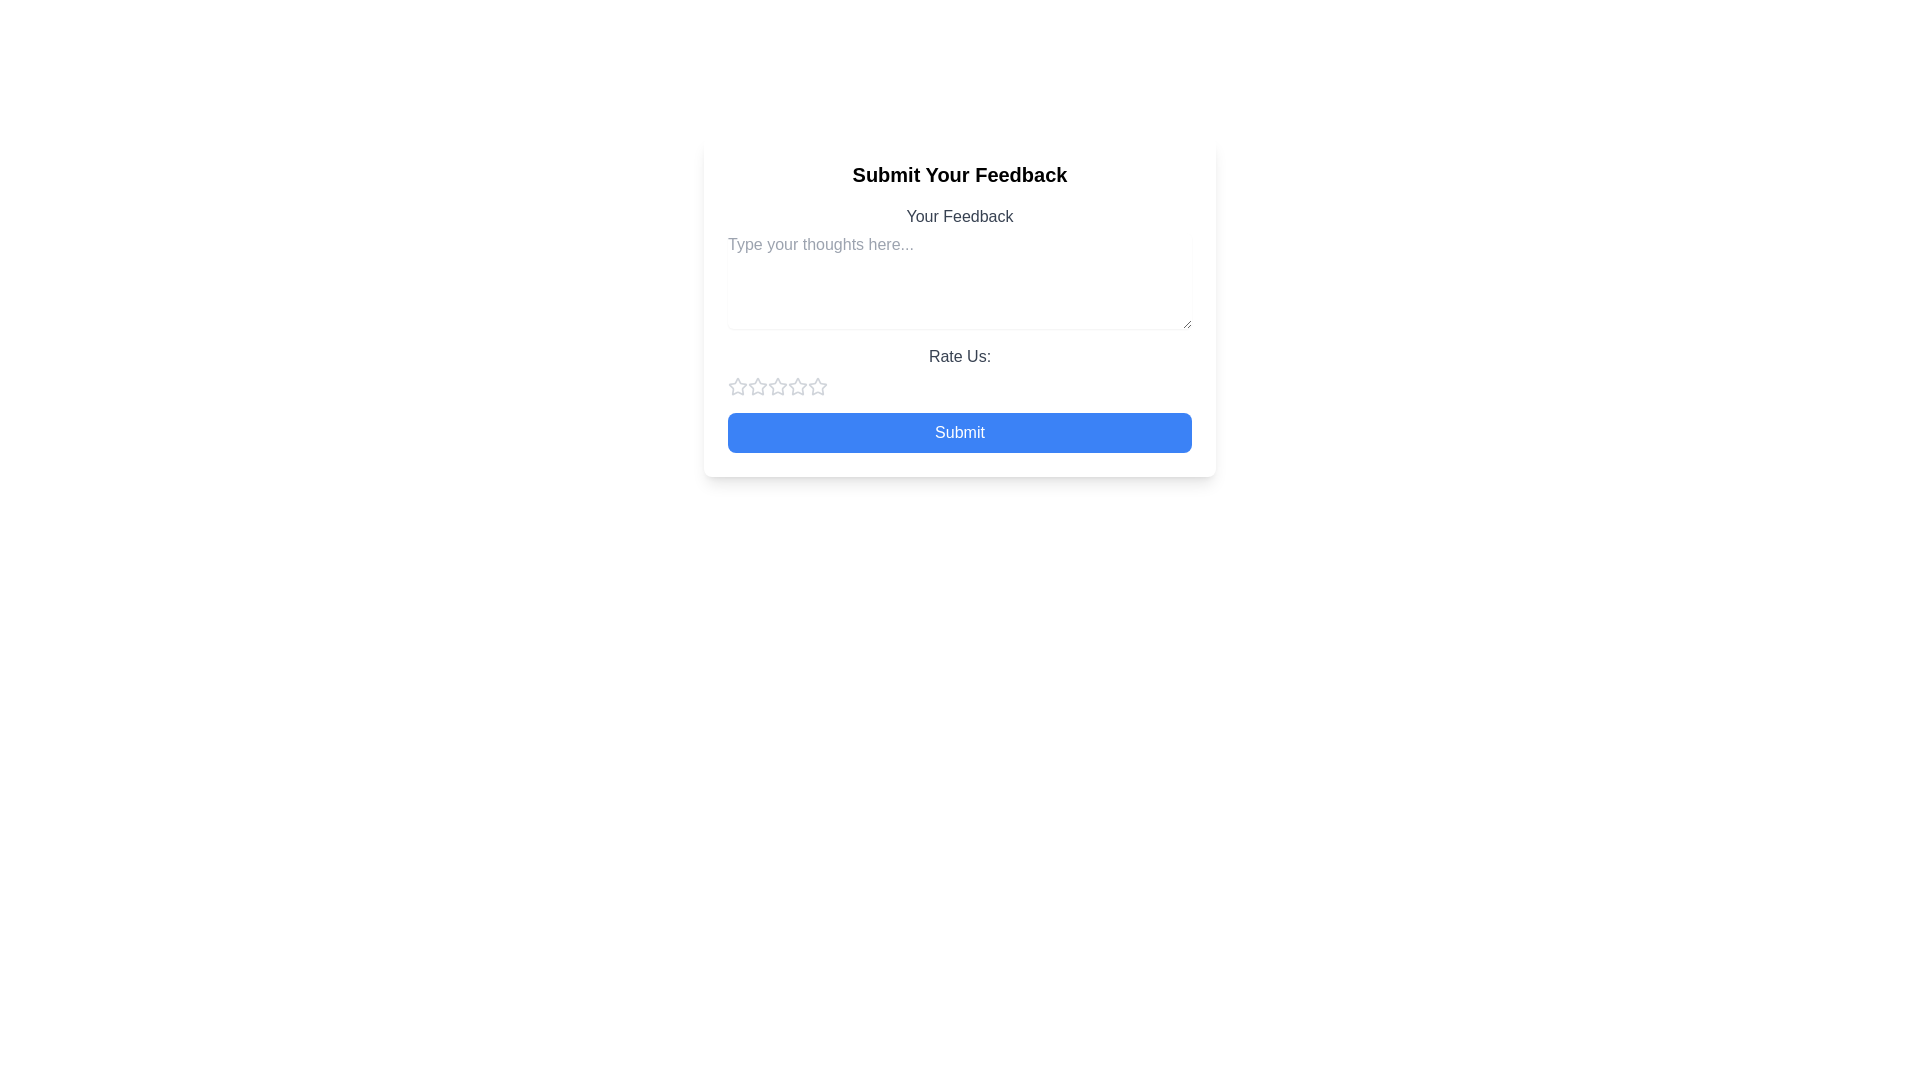 The width and height of the screenshot is (1920, 1080). What do you see at coordinates (960, 281) in the screenshot?
I see `the text in the multiline text input field (textarea) located underneath the label 'Your Feedback' in the feedback form` at bounding box center [960, 281].